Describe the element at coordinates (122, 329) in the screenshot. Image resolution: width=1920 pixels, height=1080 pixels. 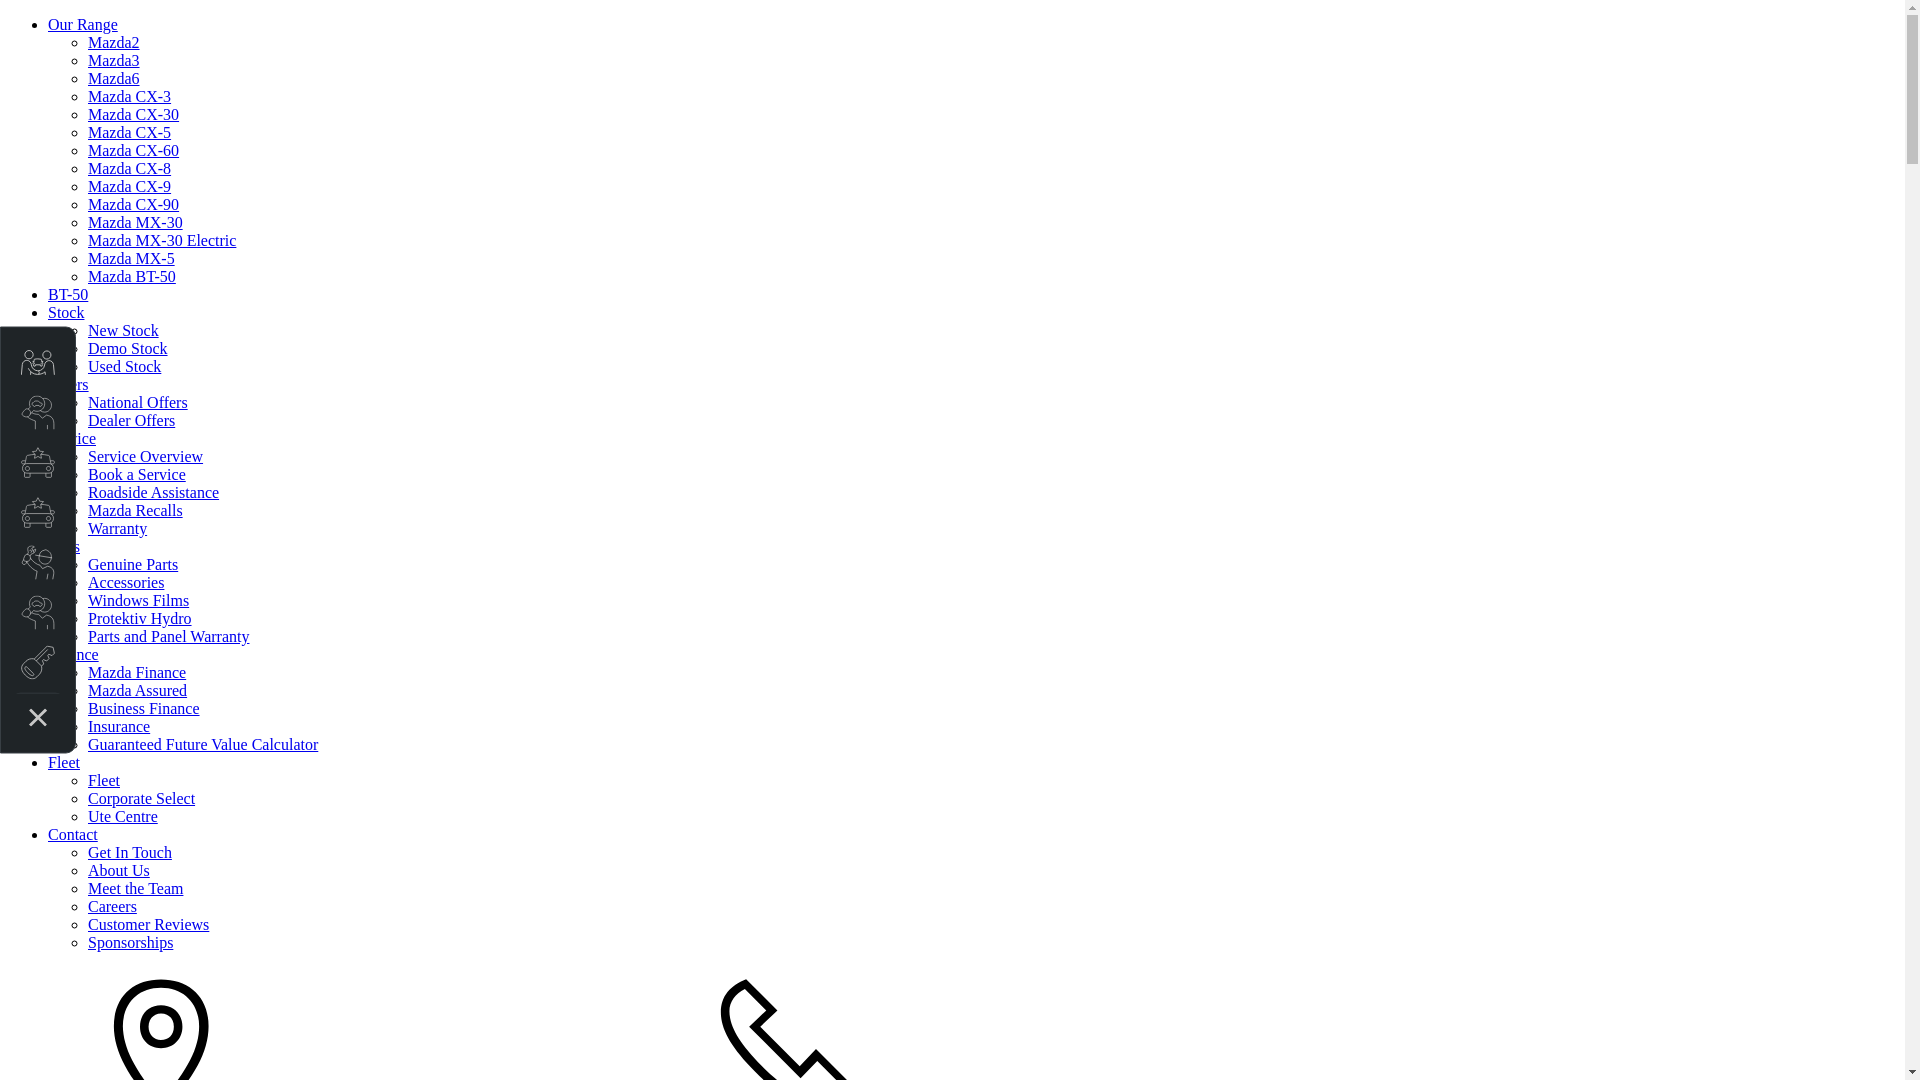
I see `'New Stock'` at that location.